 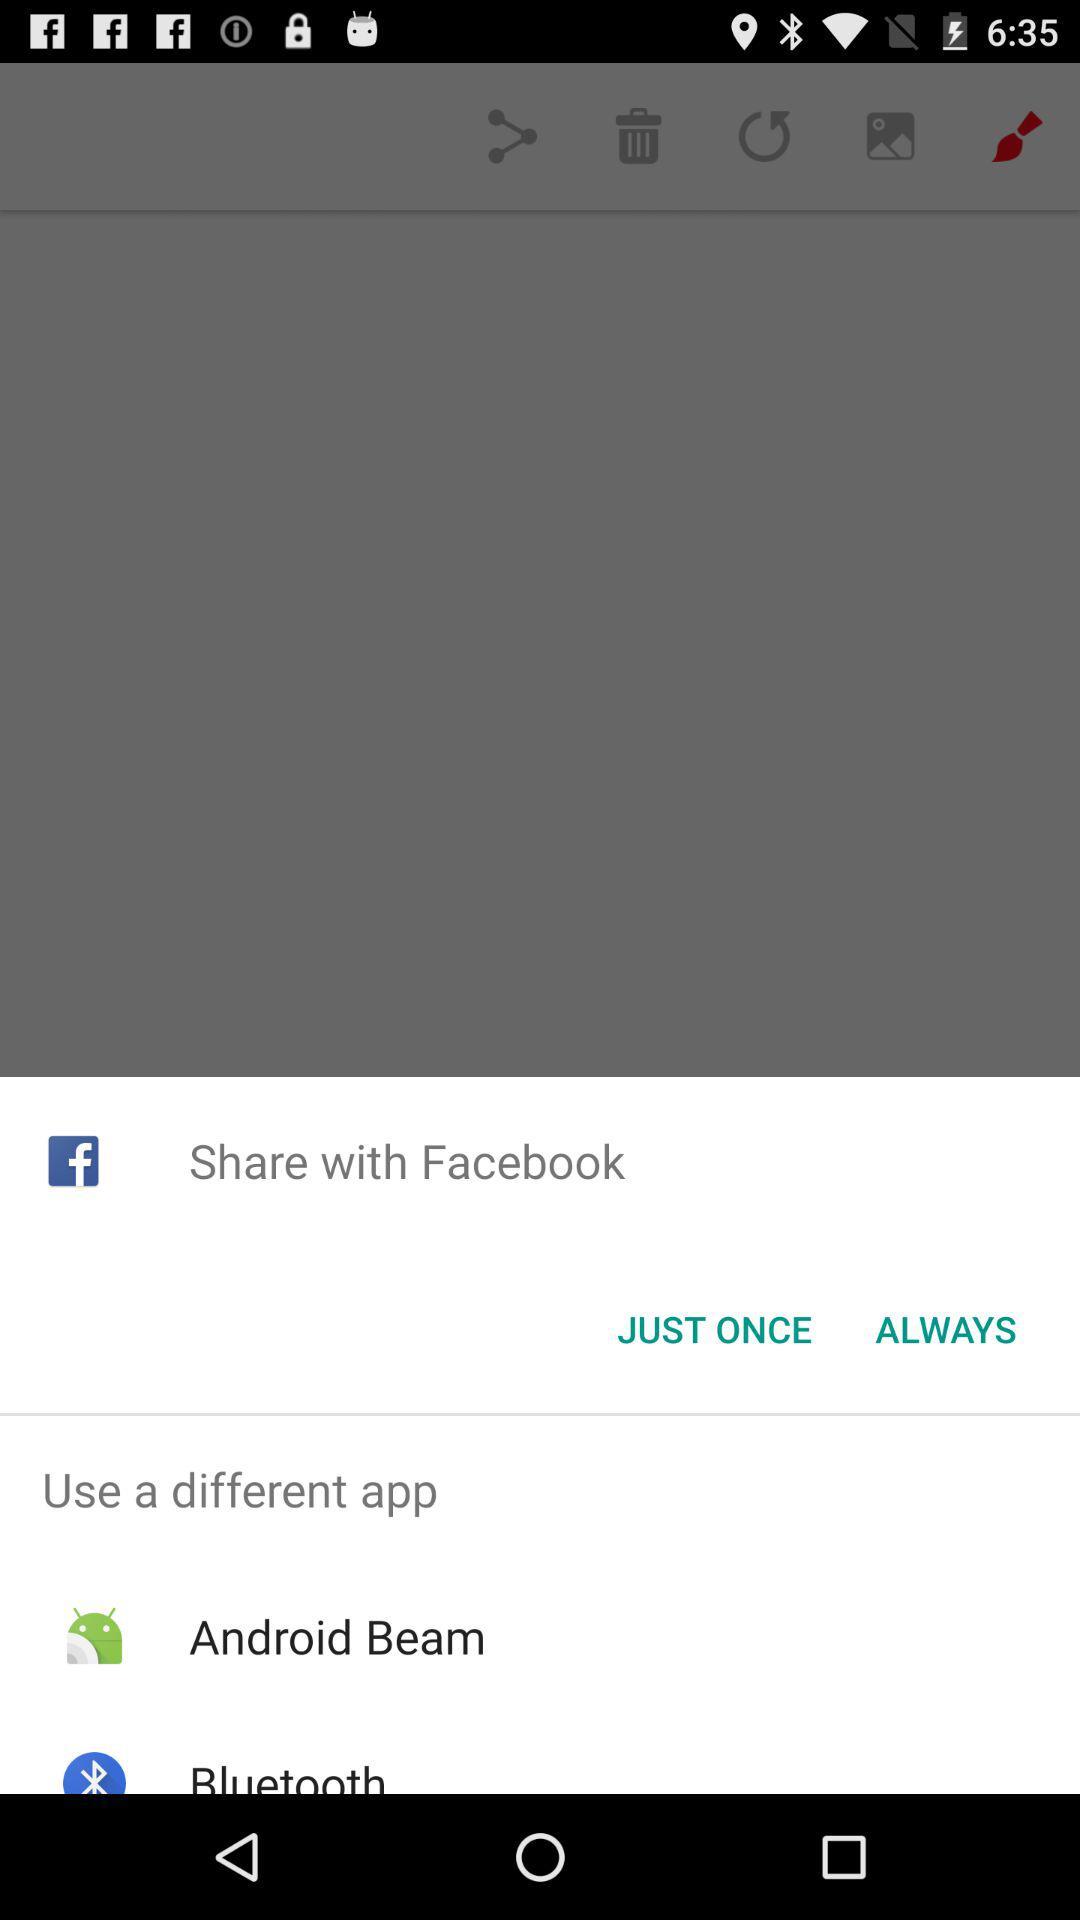 I want to click on the item below android beam app, so click(x=288, y=1772).